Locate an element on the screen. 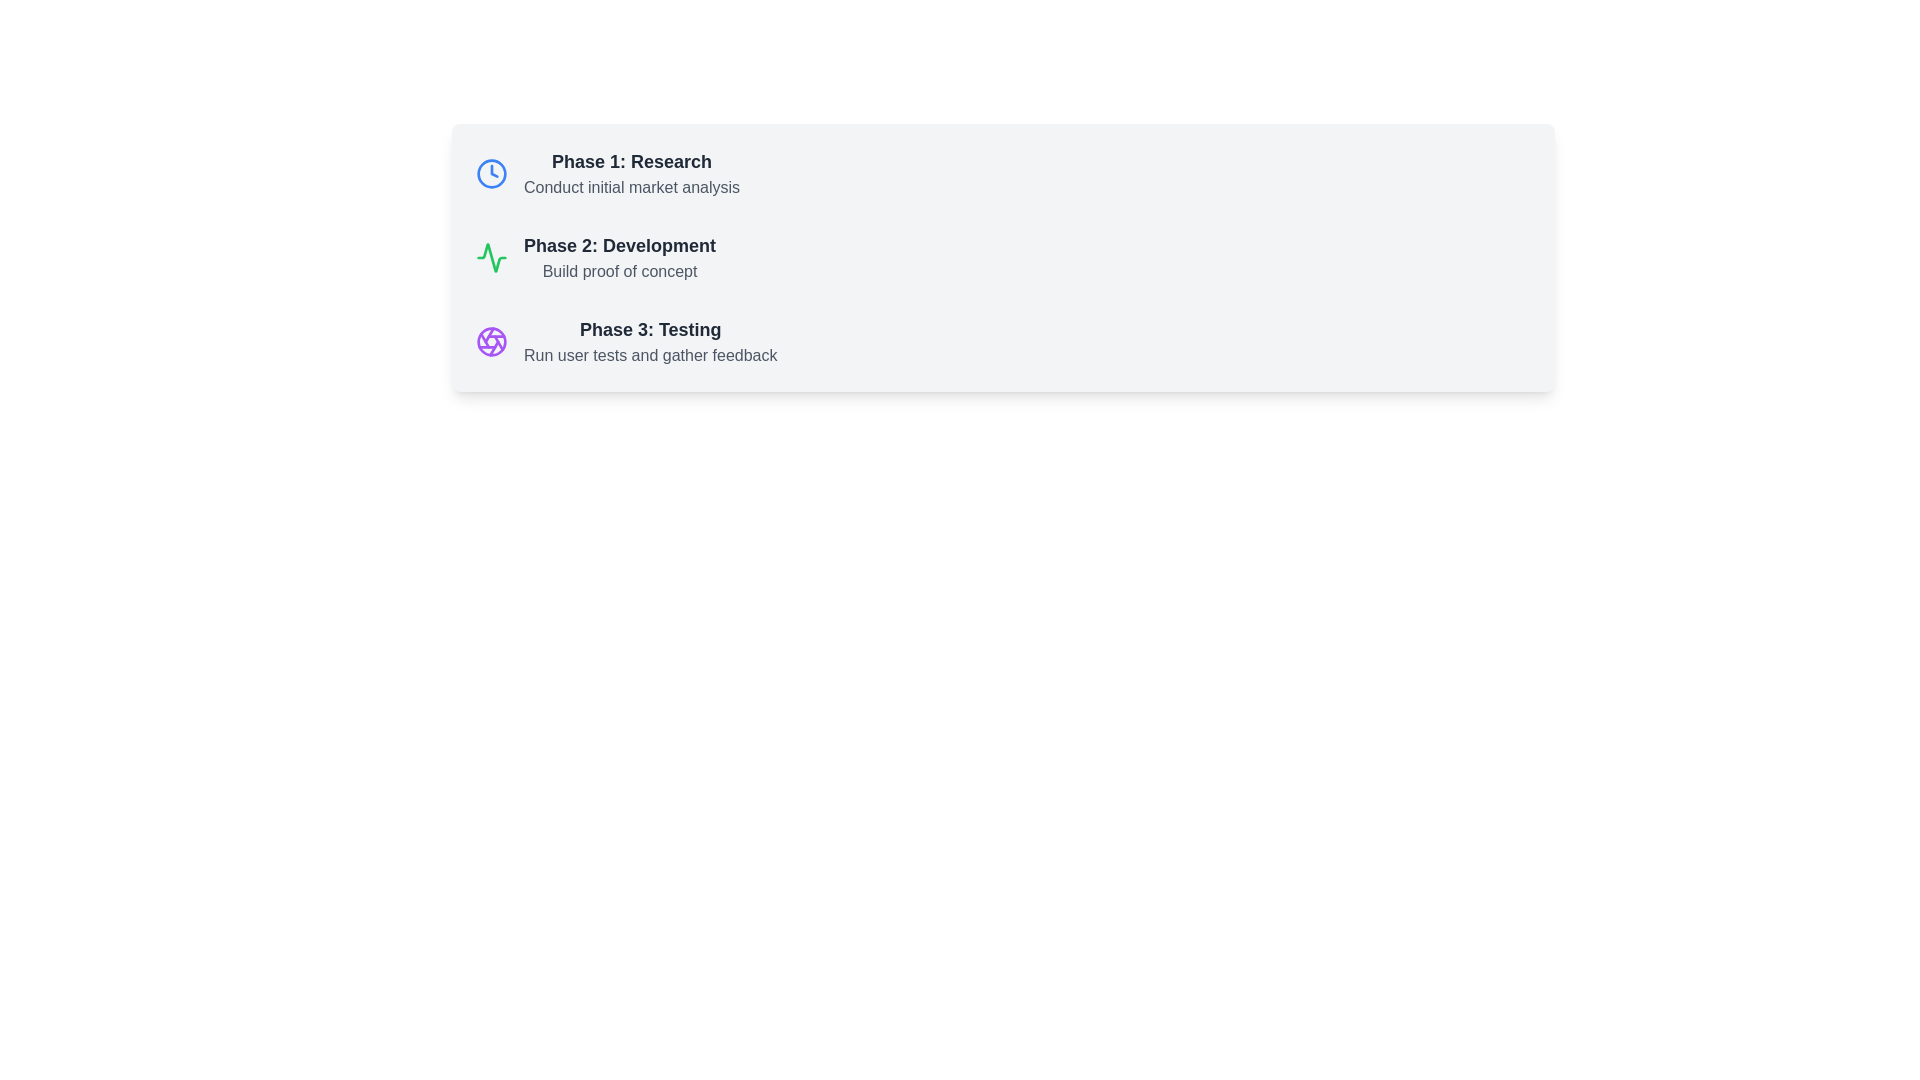 This screenshot has width=1920, height=1080. the blue circular outline representing the clock face in the 'Phase 1: Research' section, which is part of a vertical list of phases is located at coordinates (491, 172).